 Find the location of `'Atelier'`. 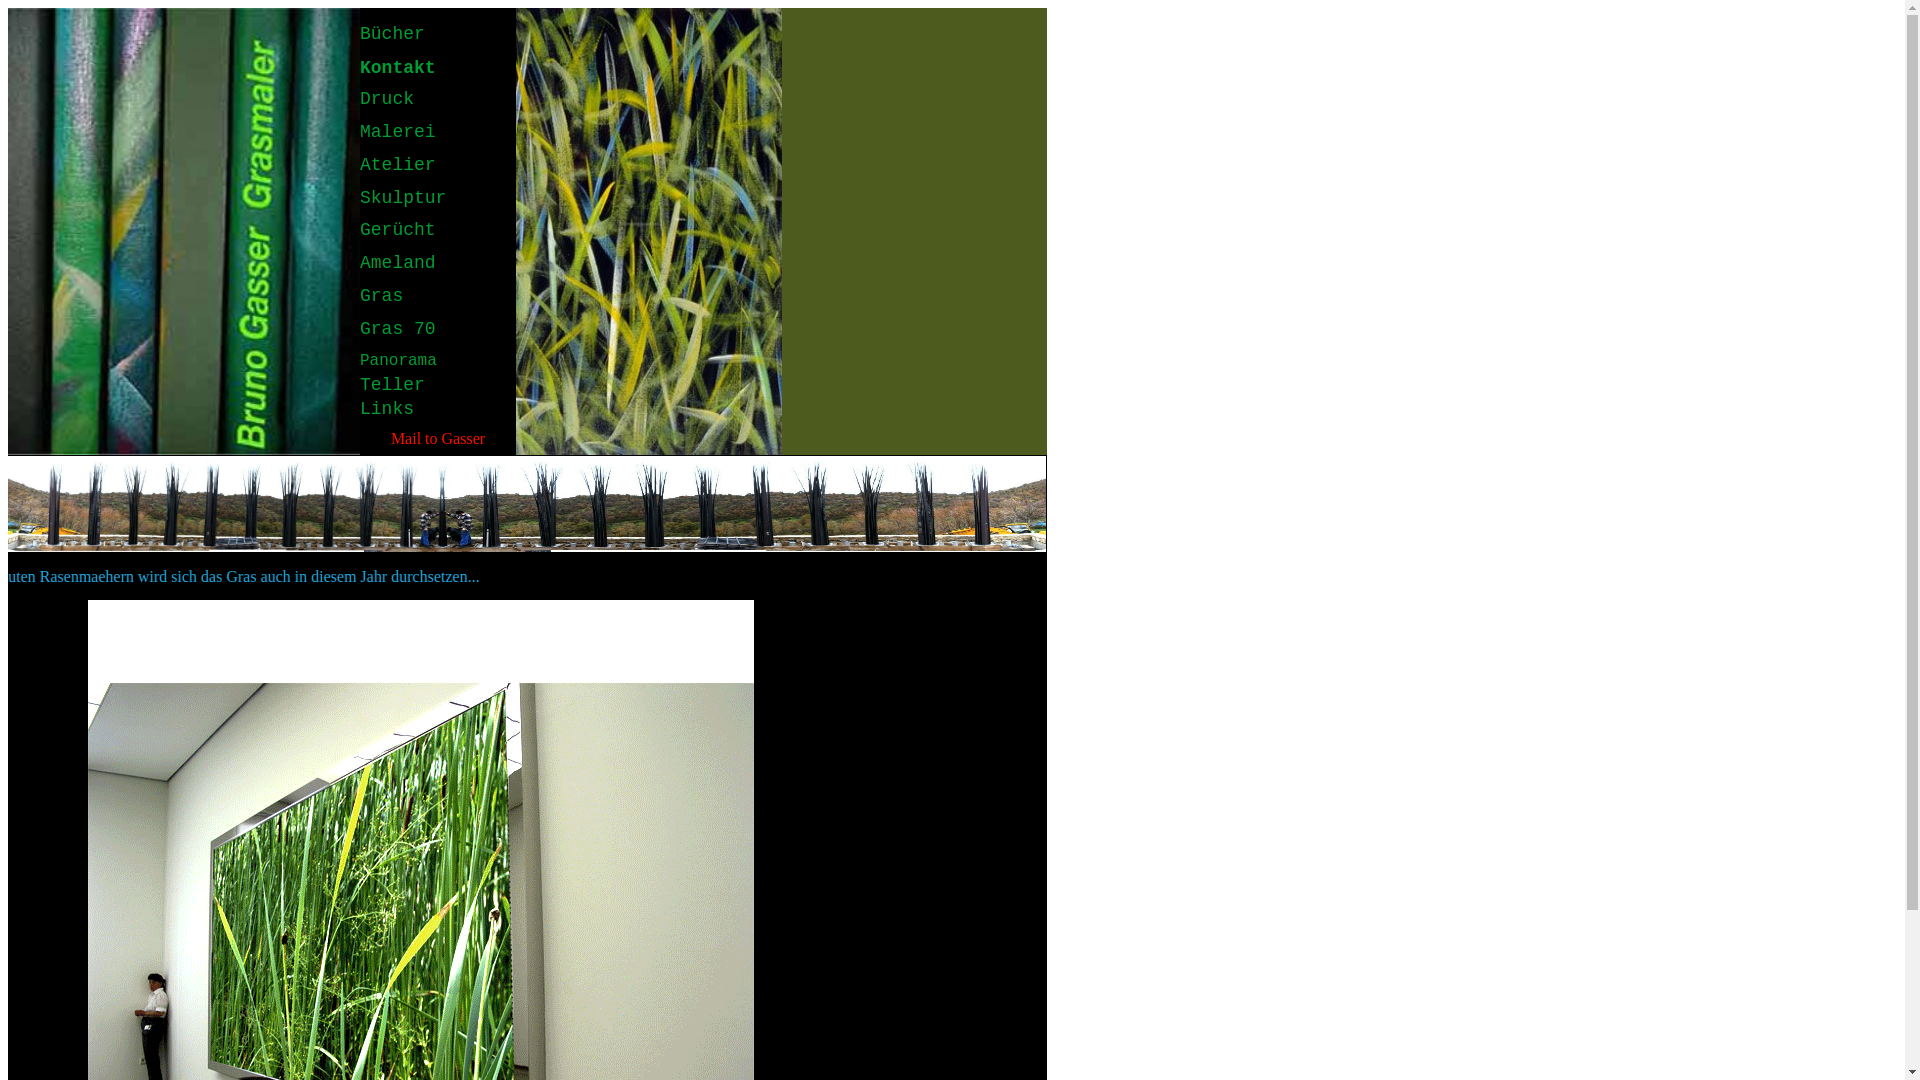

'Atelier' is located at coordinates (398, 164).